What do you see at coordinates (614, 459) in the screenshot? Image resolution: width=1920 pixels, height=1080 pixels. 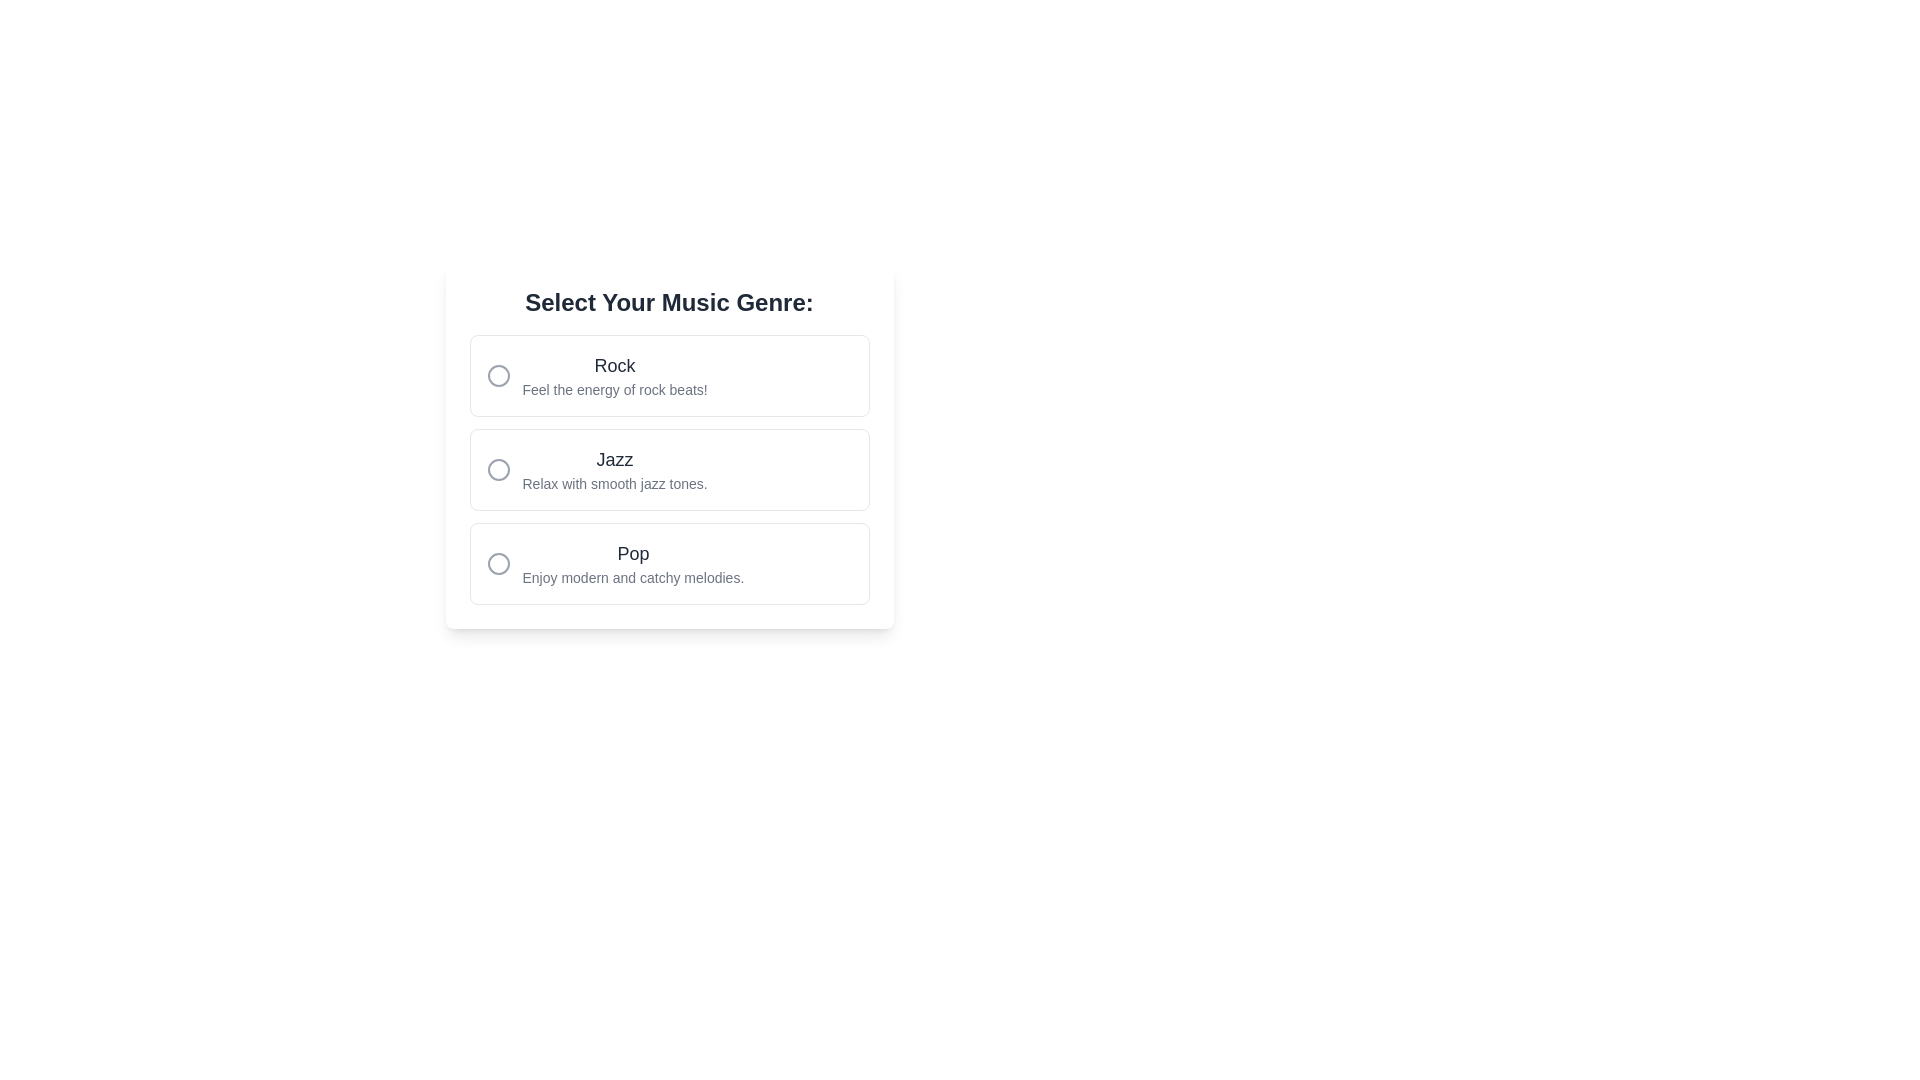 I see `the text label styled as a header with the word 'Jazz', which is bold and dark gray, located in the middle section of a vertical list under 'Select Your Music Genre'` at bounding box center [614, 459].